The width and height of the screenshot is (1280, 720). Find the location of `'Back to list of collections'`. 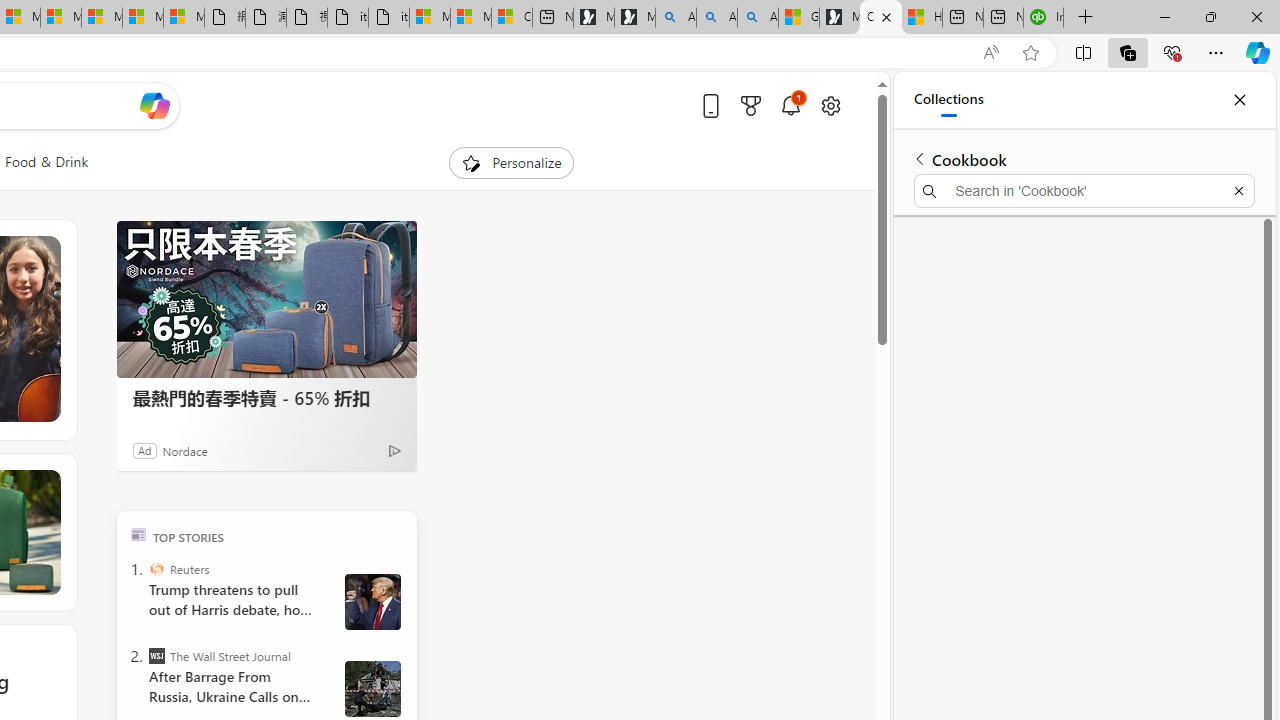

'Back to list of collections' is located at coordinates (919, 158).